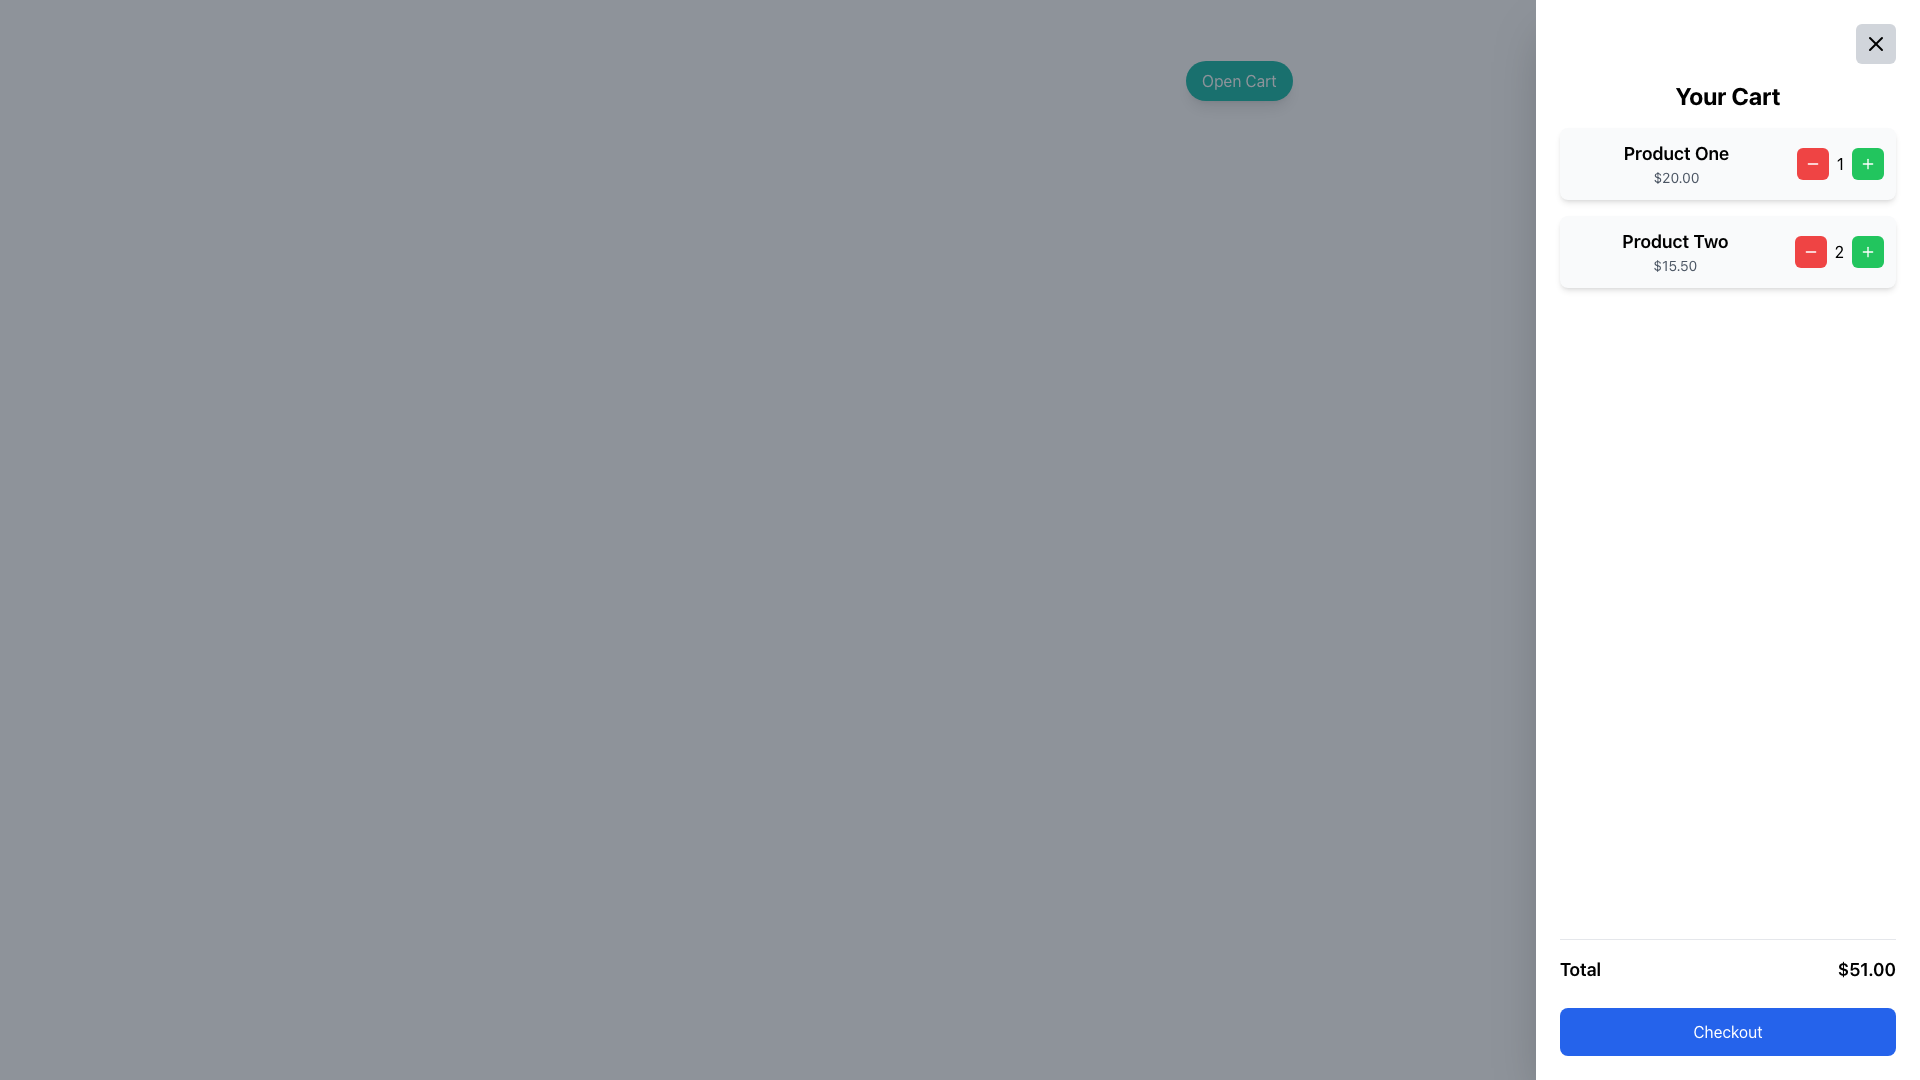 Image resolution: width=1920 pixels, height=1080 pixels. I want to click on the '+' button to the right of the quantity indicator in the second row of the shopping cart to increase the product quantity, so click(1866, 163).